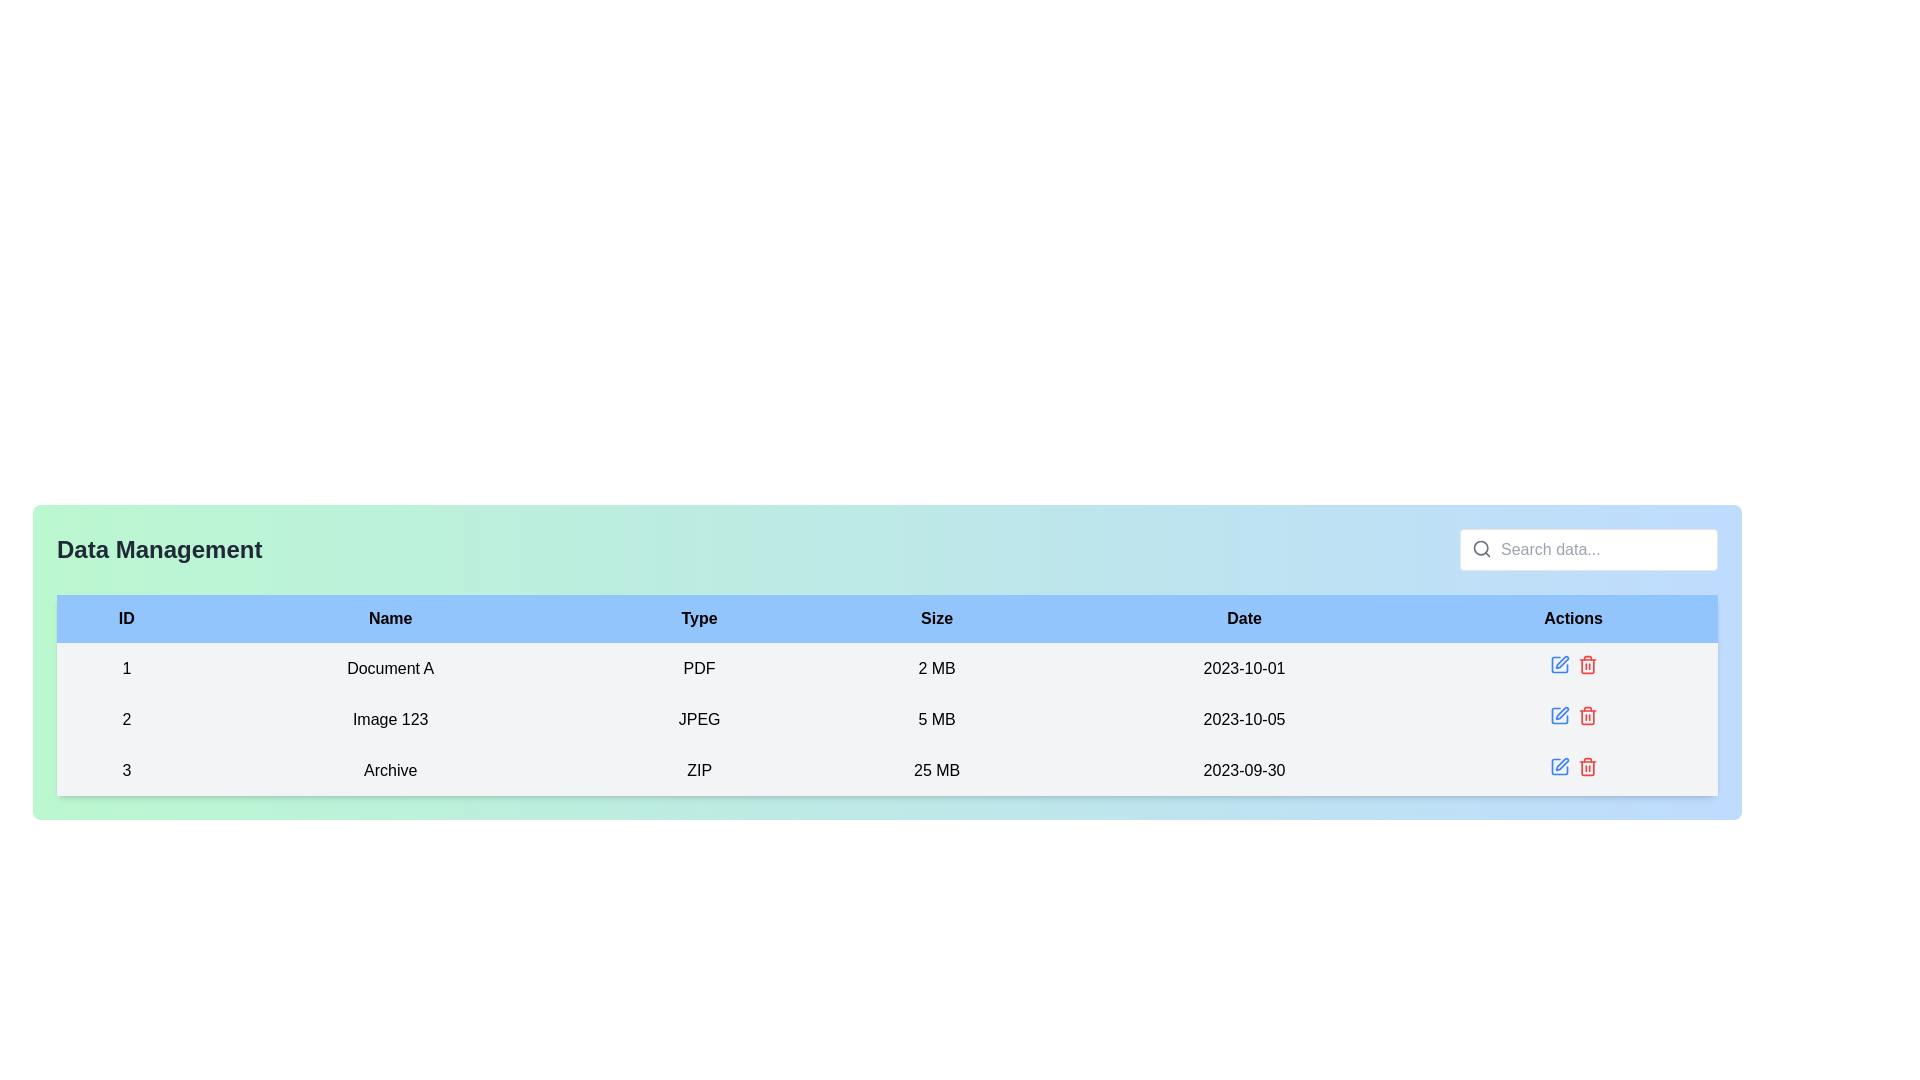  What do you see at coordinates (1481, 548) in the screenshot?
I see `the inner circle of the magnifying glass icon in the search bar located in the top-right corner of the interface` at bounding box center [1481, 548].